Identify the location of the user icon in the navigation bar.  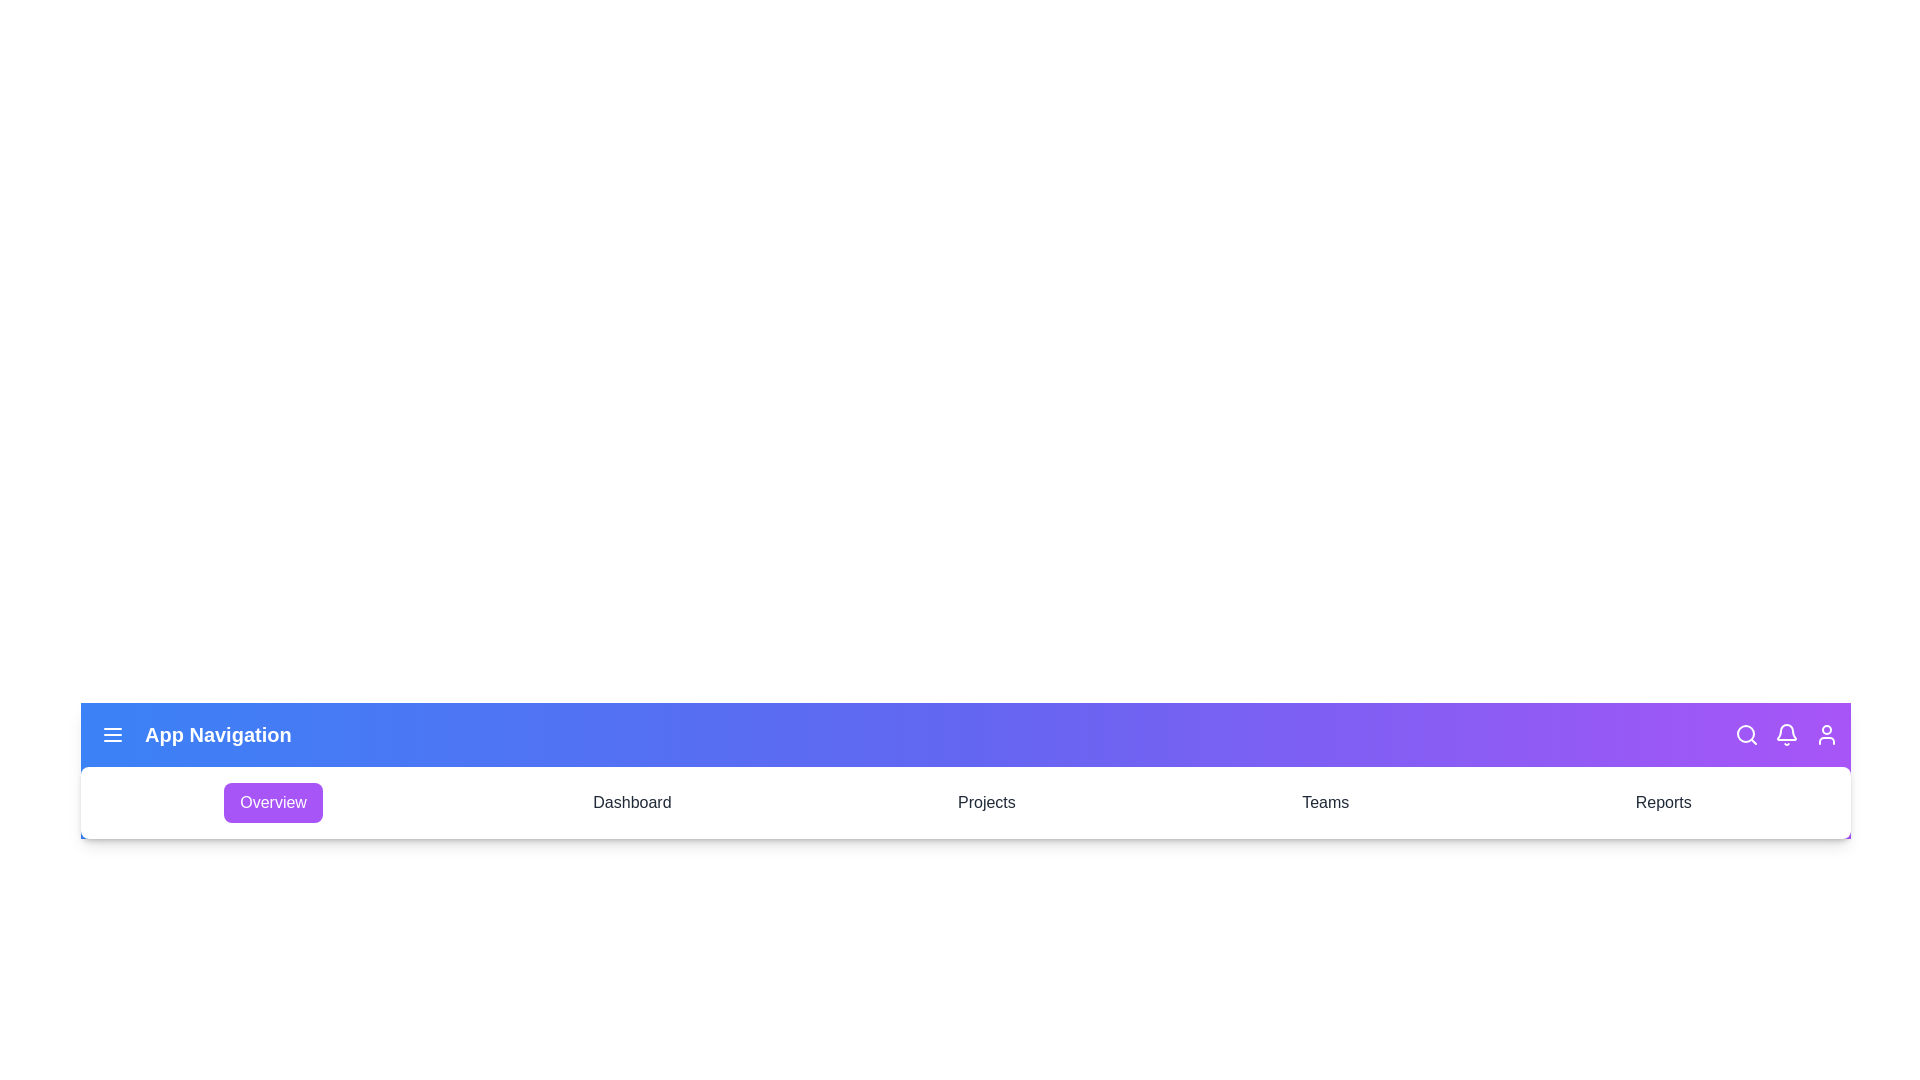
(1827, 735).